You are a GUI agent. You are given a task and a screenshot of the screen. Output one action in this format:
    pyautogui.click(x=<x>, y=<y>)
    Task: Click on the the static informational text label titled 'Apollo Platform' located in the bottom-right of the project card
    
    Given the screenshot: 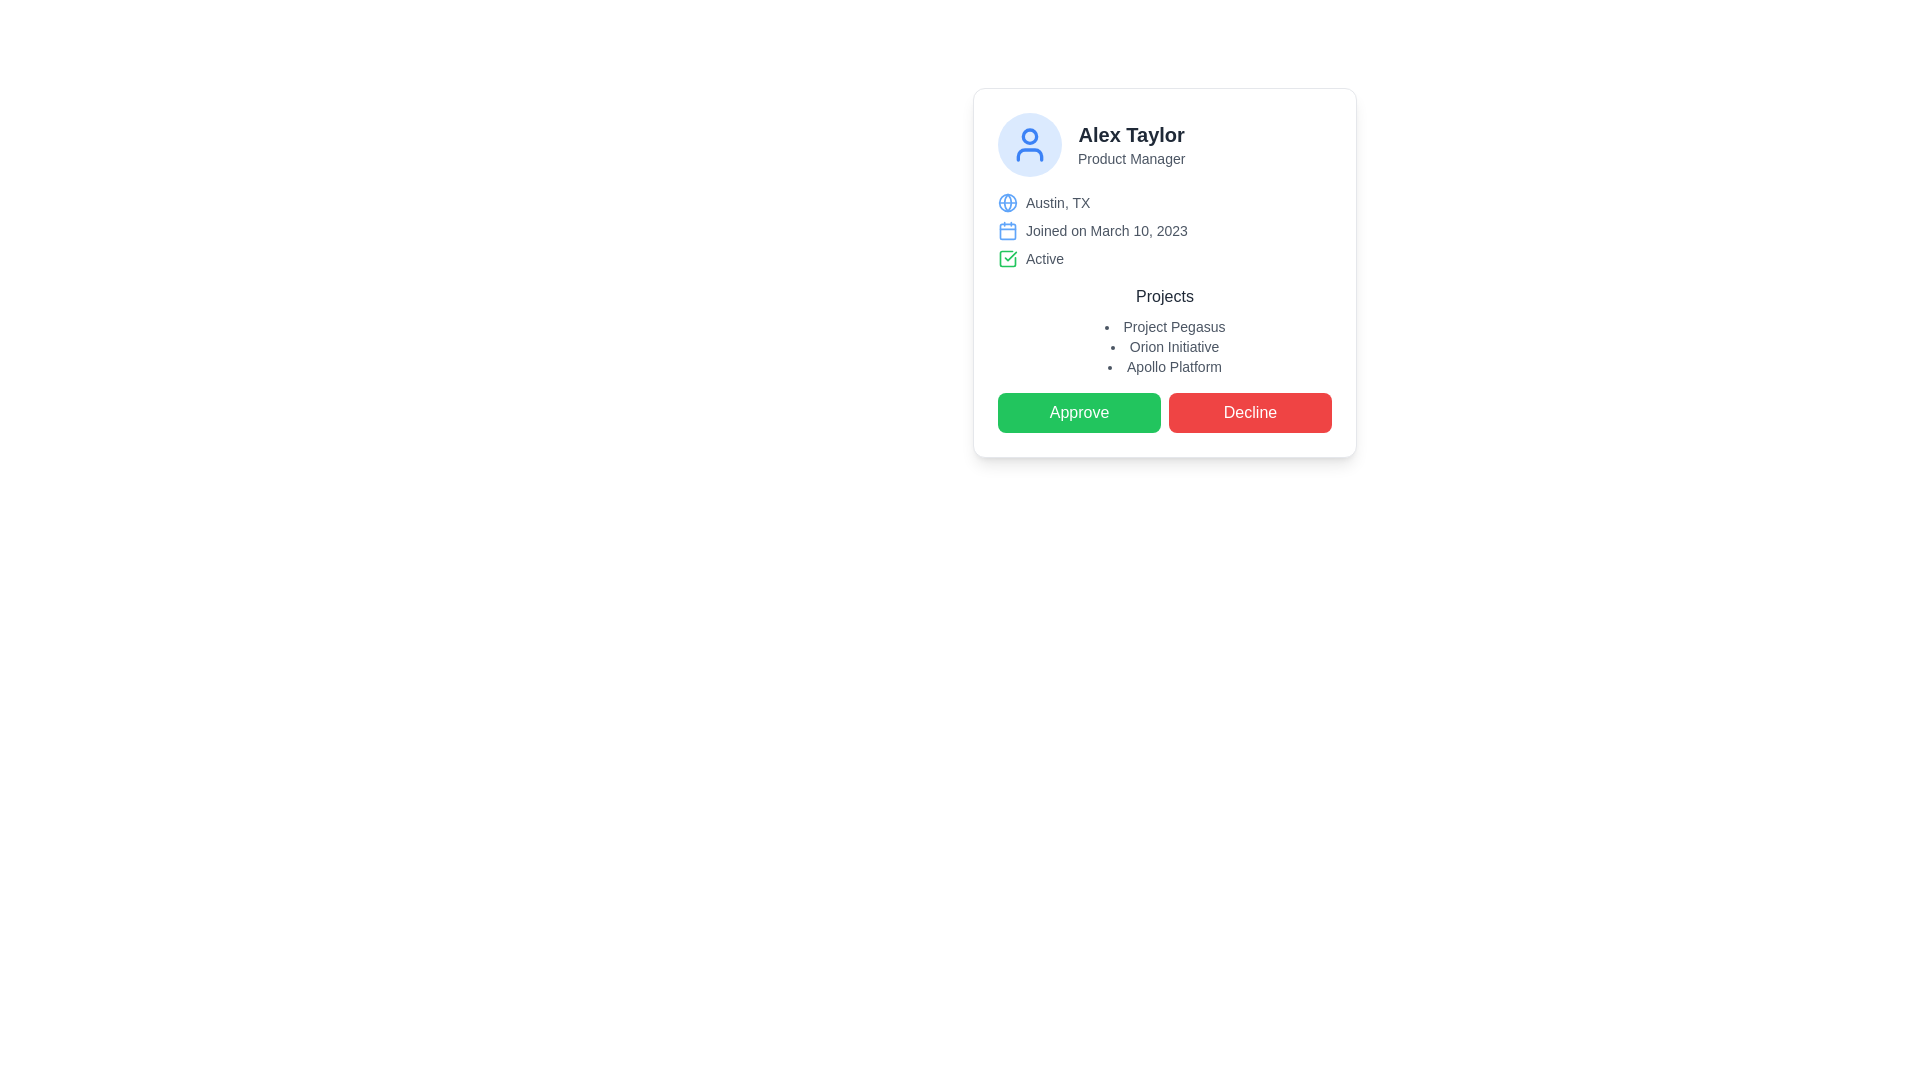 What is the action you would take?
    pyautogui.click(x=1165, y=366)
    